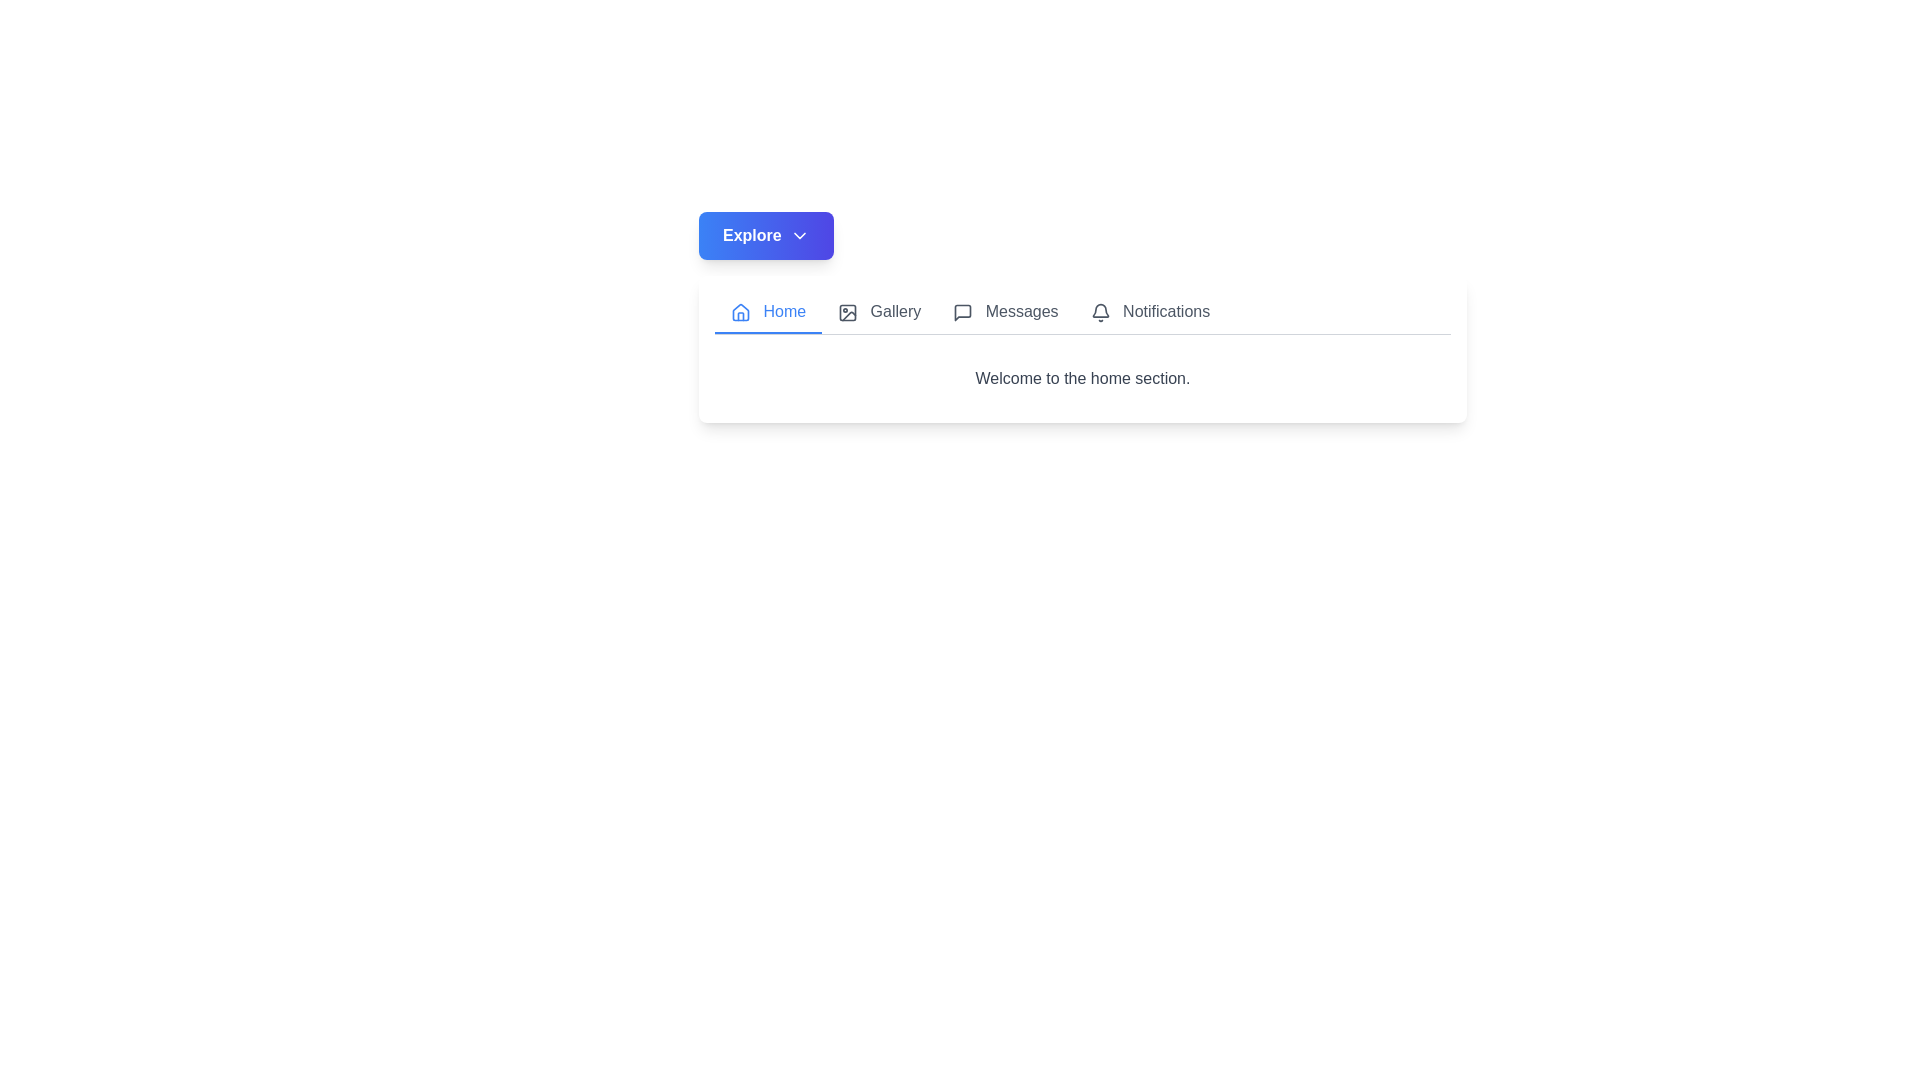 This screenshot has width=1920, height=1080. I want to click on properties of the Decorative SVG graphical component which visually indicates the availability of notifications, located in the 'Notifications' section of the main navigation bar, so click(1099, 310).